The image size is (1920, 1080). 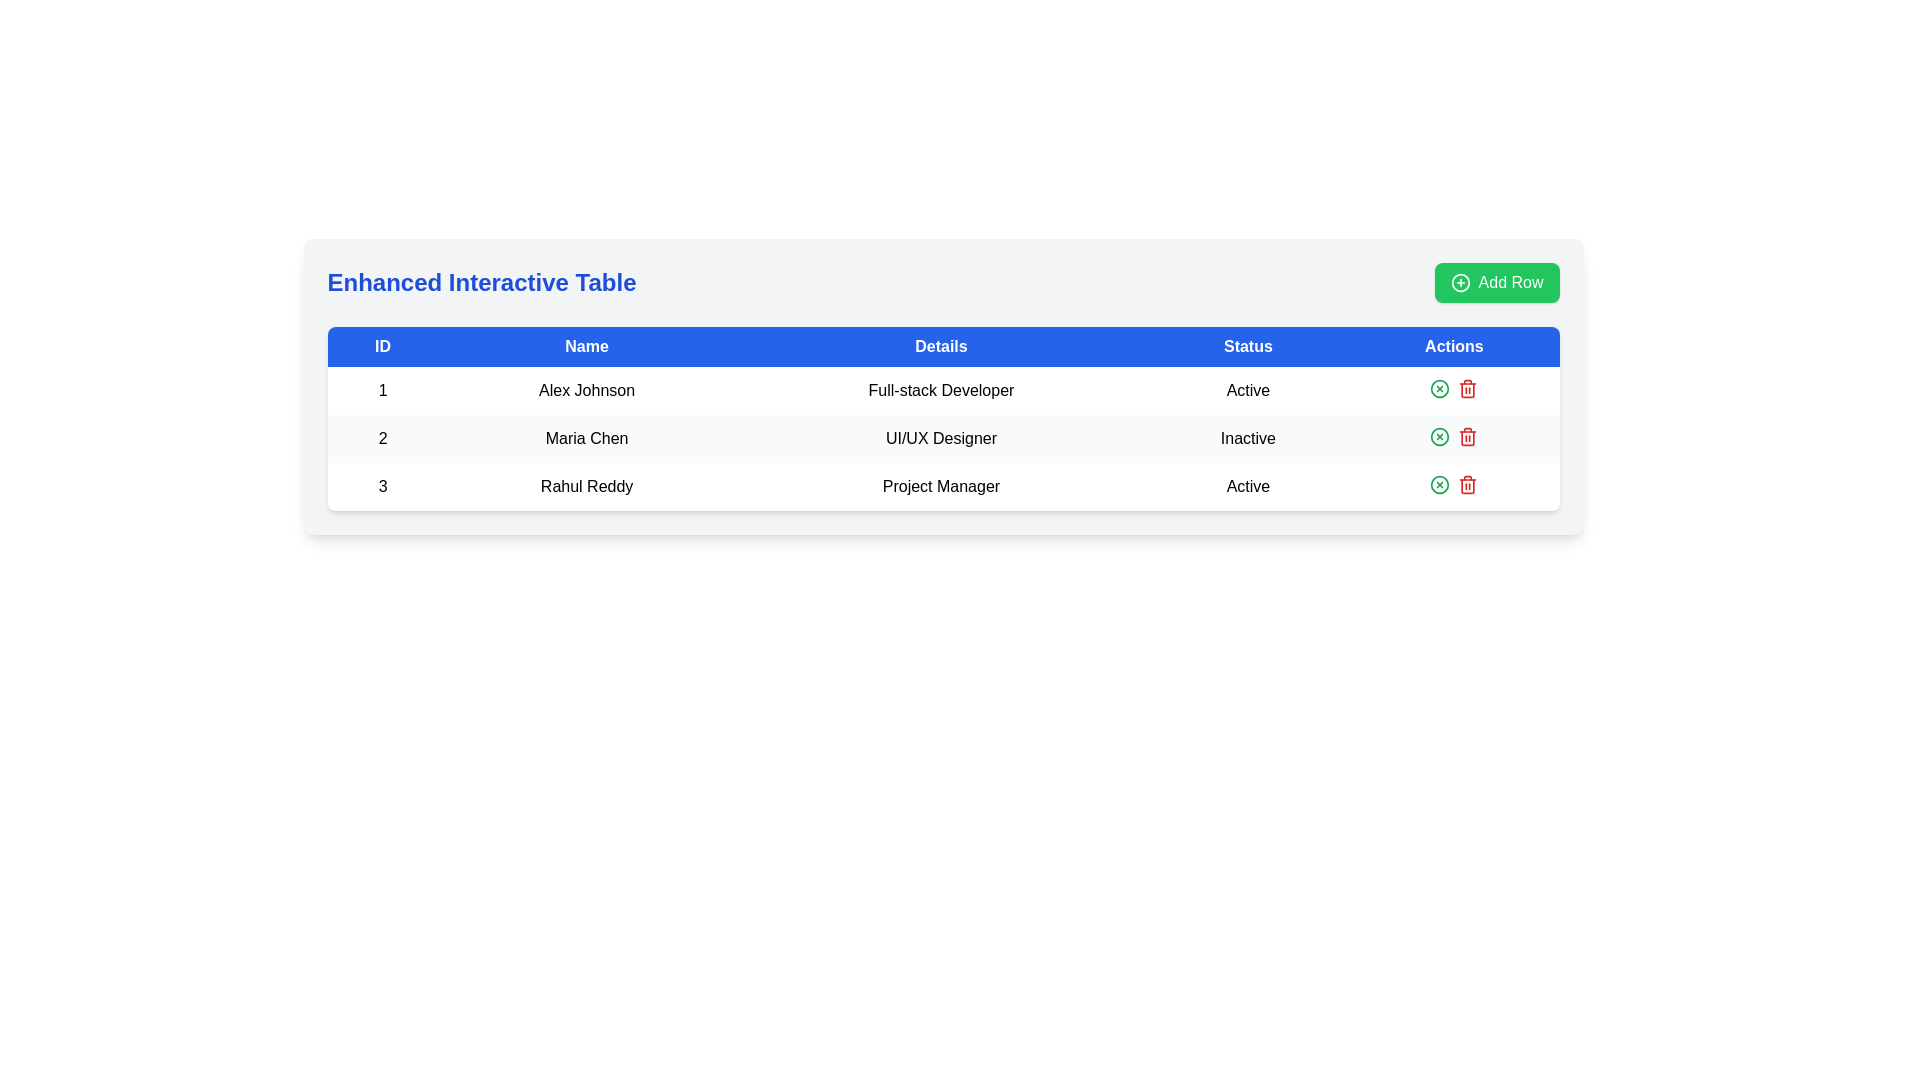 What do you see at coordinates (1454, 346) in the screenshot?
I see `the column header label located at the far right of the header row in the table, which indicates action buttons for each row` at bounding box center [1454, 346].